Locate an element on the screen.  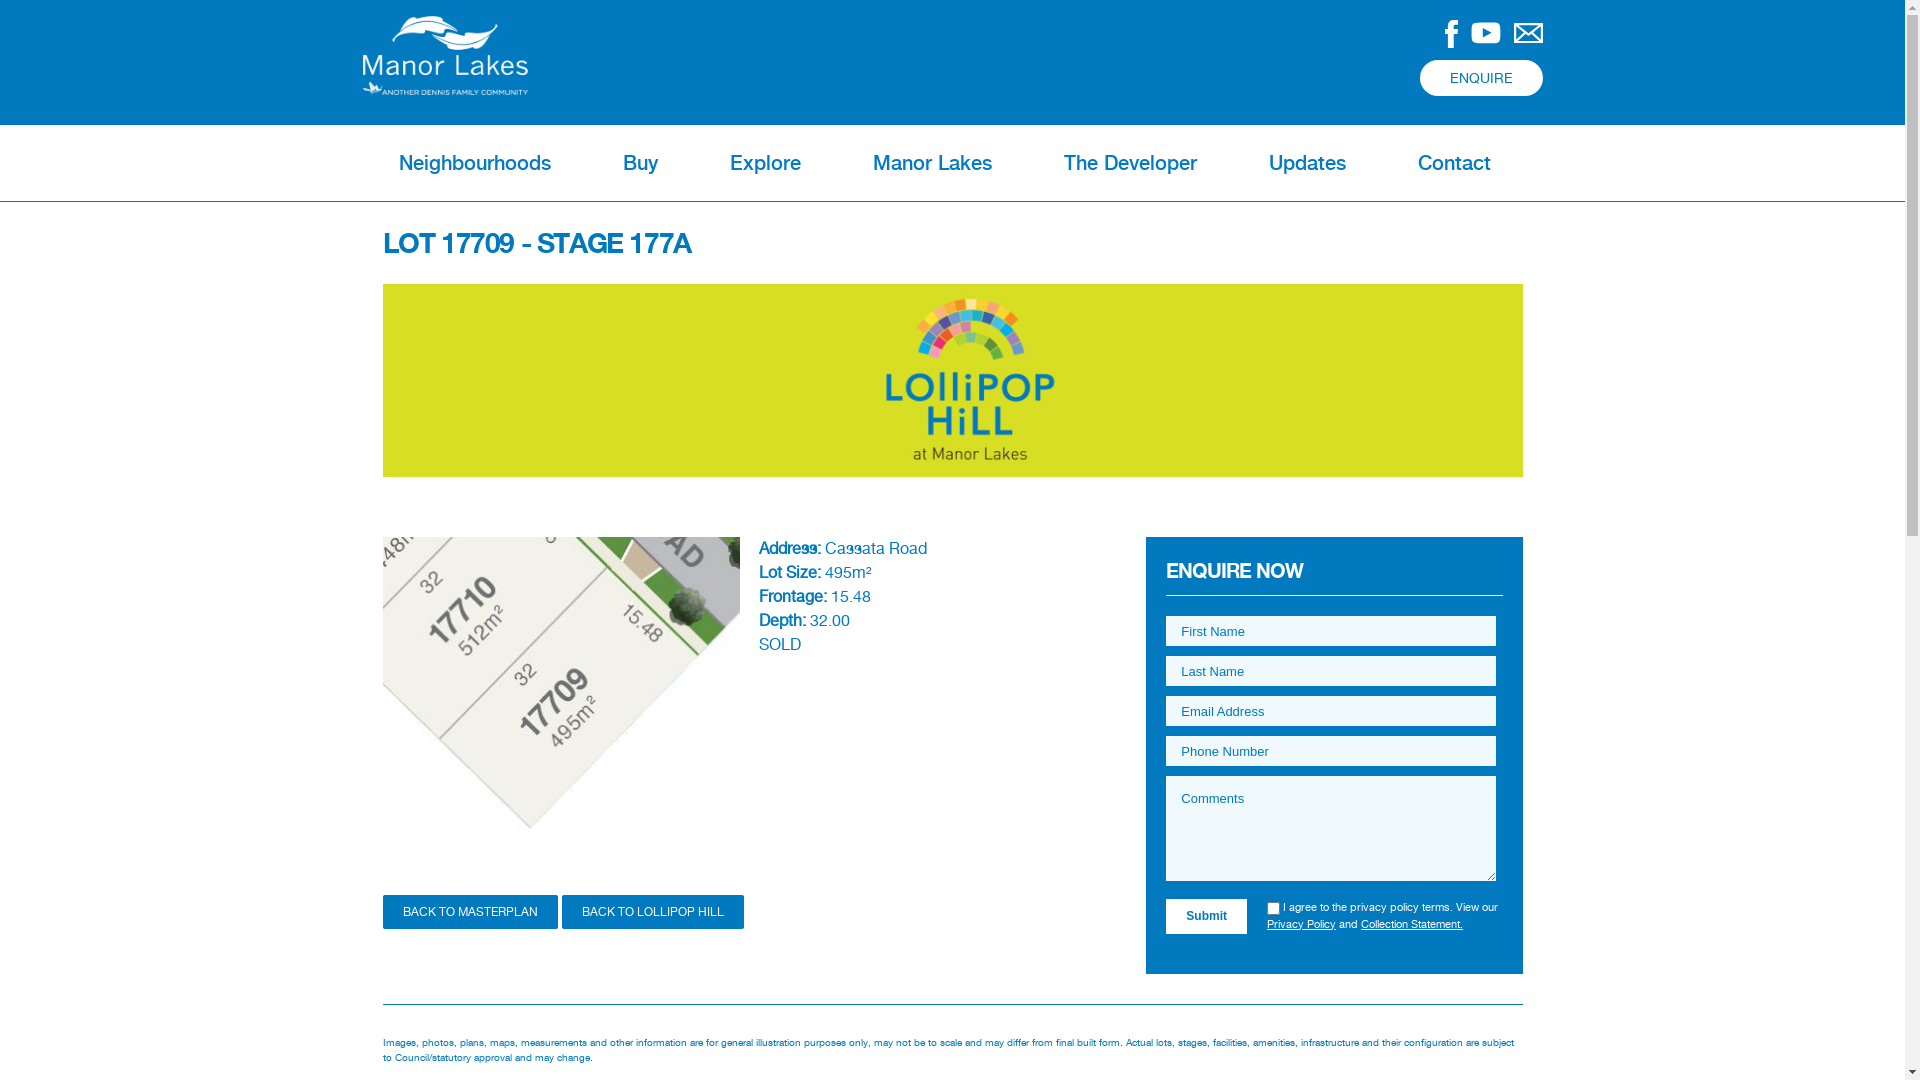
'BACK TO MASTERPLAN' is located at coordinates (468, 911).